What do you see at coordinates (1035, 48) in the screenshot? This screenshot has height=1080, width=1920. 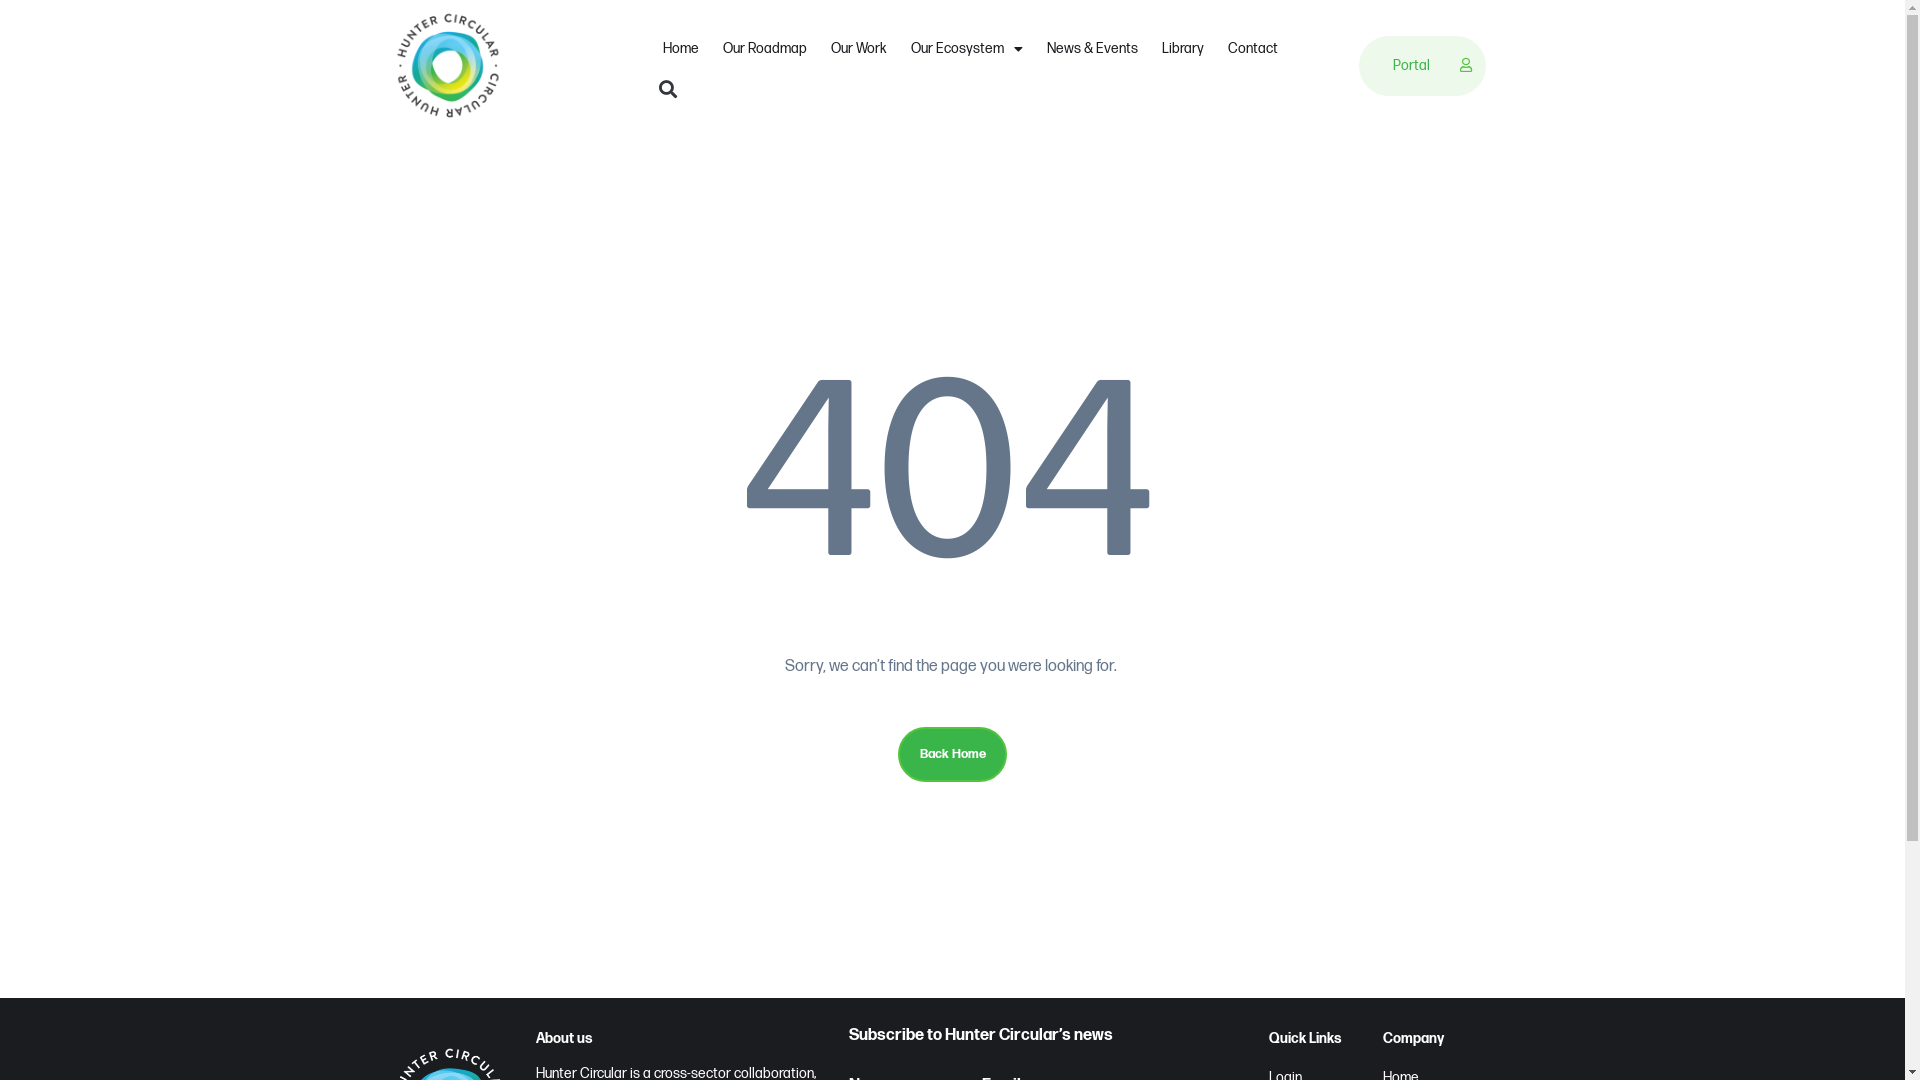 I see `'News & Events'` at bounding box center [1035, 48].